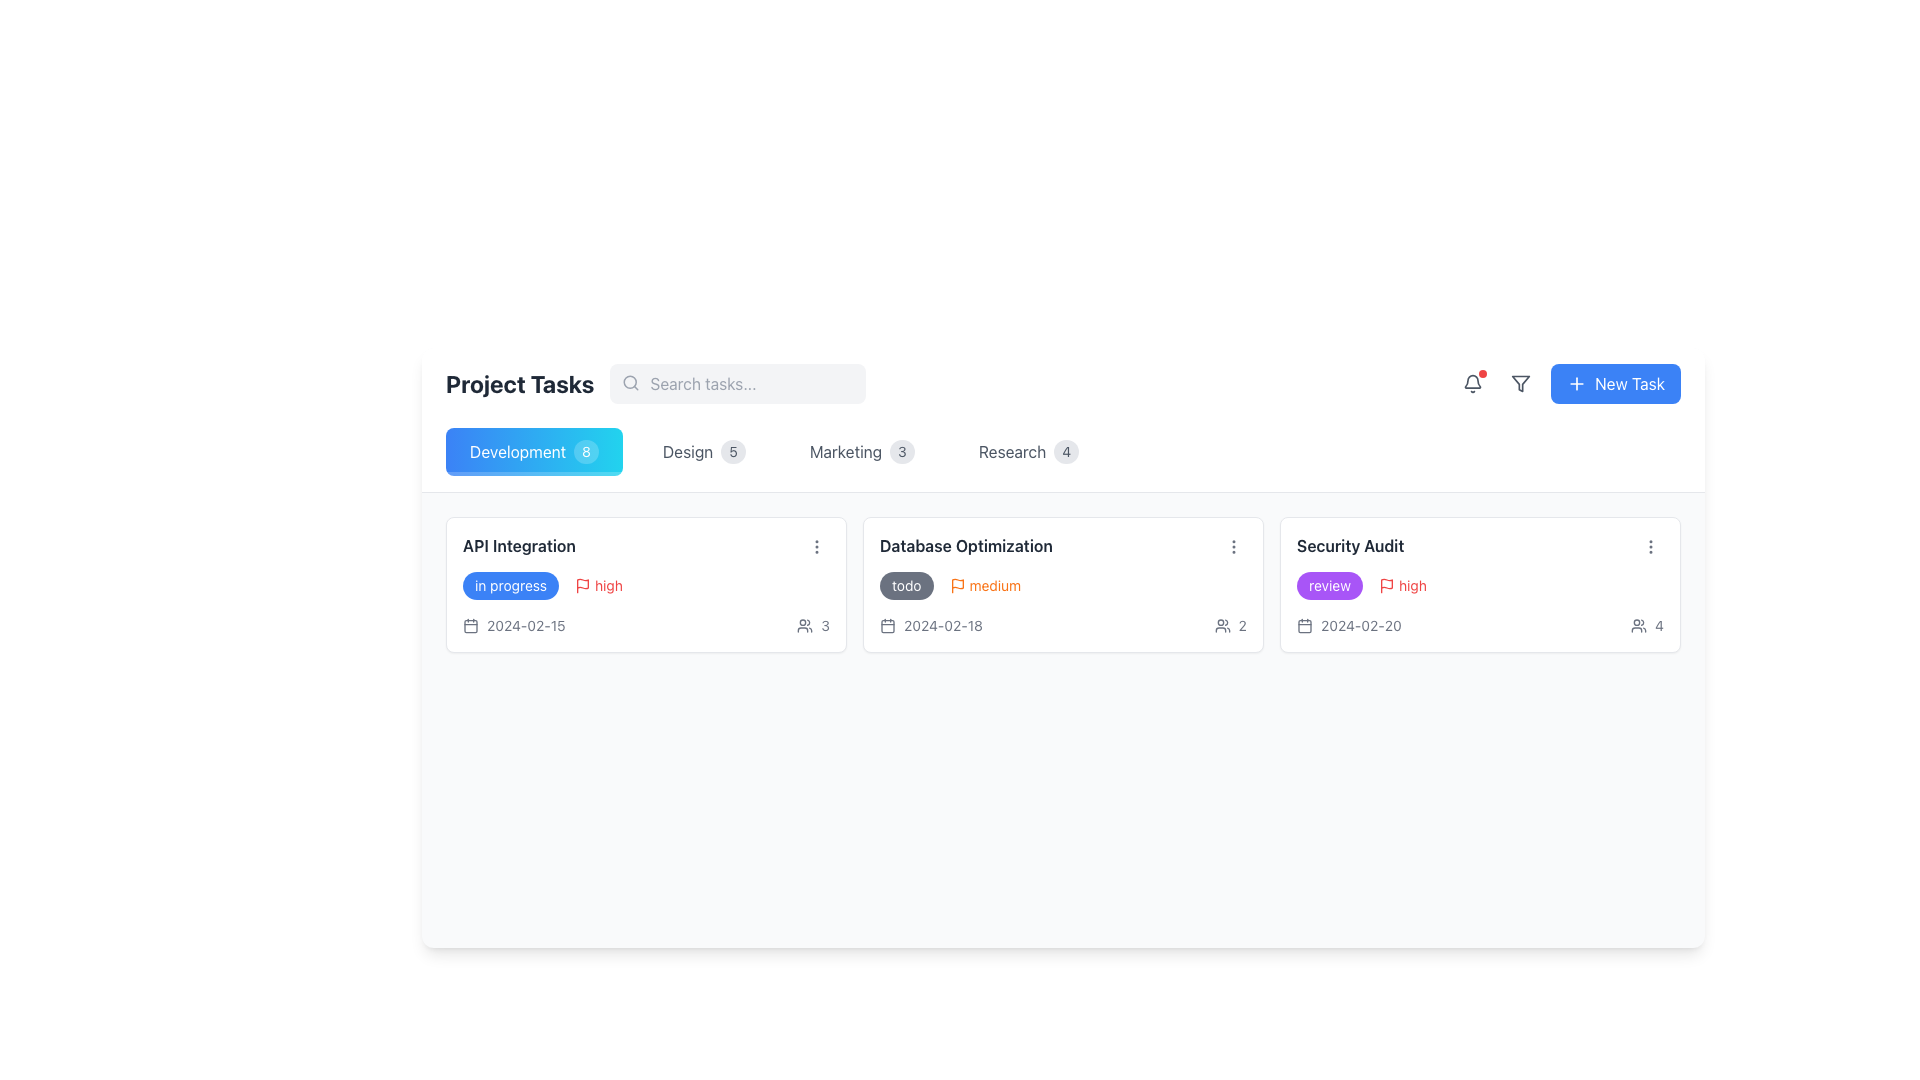 The image size is (1920, 1080). What do you see at coordinates (1659, 624) in the screenshot?
I see `value displayed in the textual indicator showing the number of users or participants, which is located to the right of the user group icon` at bounding box center [1659, 624].